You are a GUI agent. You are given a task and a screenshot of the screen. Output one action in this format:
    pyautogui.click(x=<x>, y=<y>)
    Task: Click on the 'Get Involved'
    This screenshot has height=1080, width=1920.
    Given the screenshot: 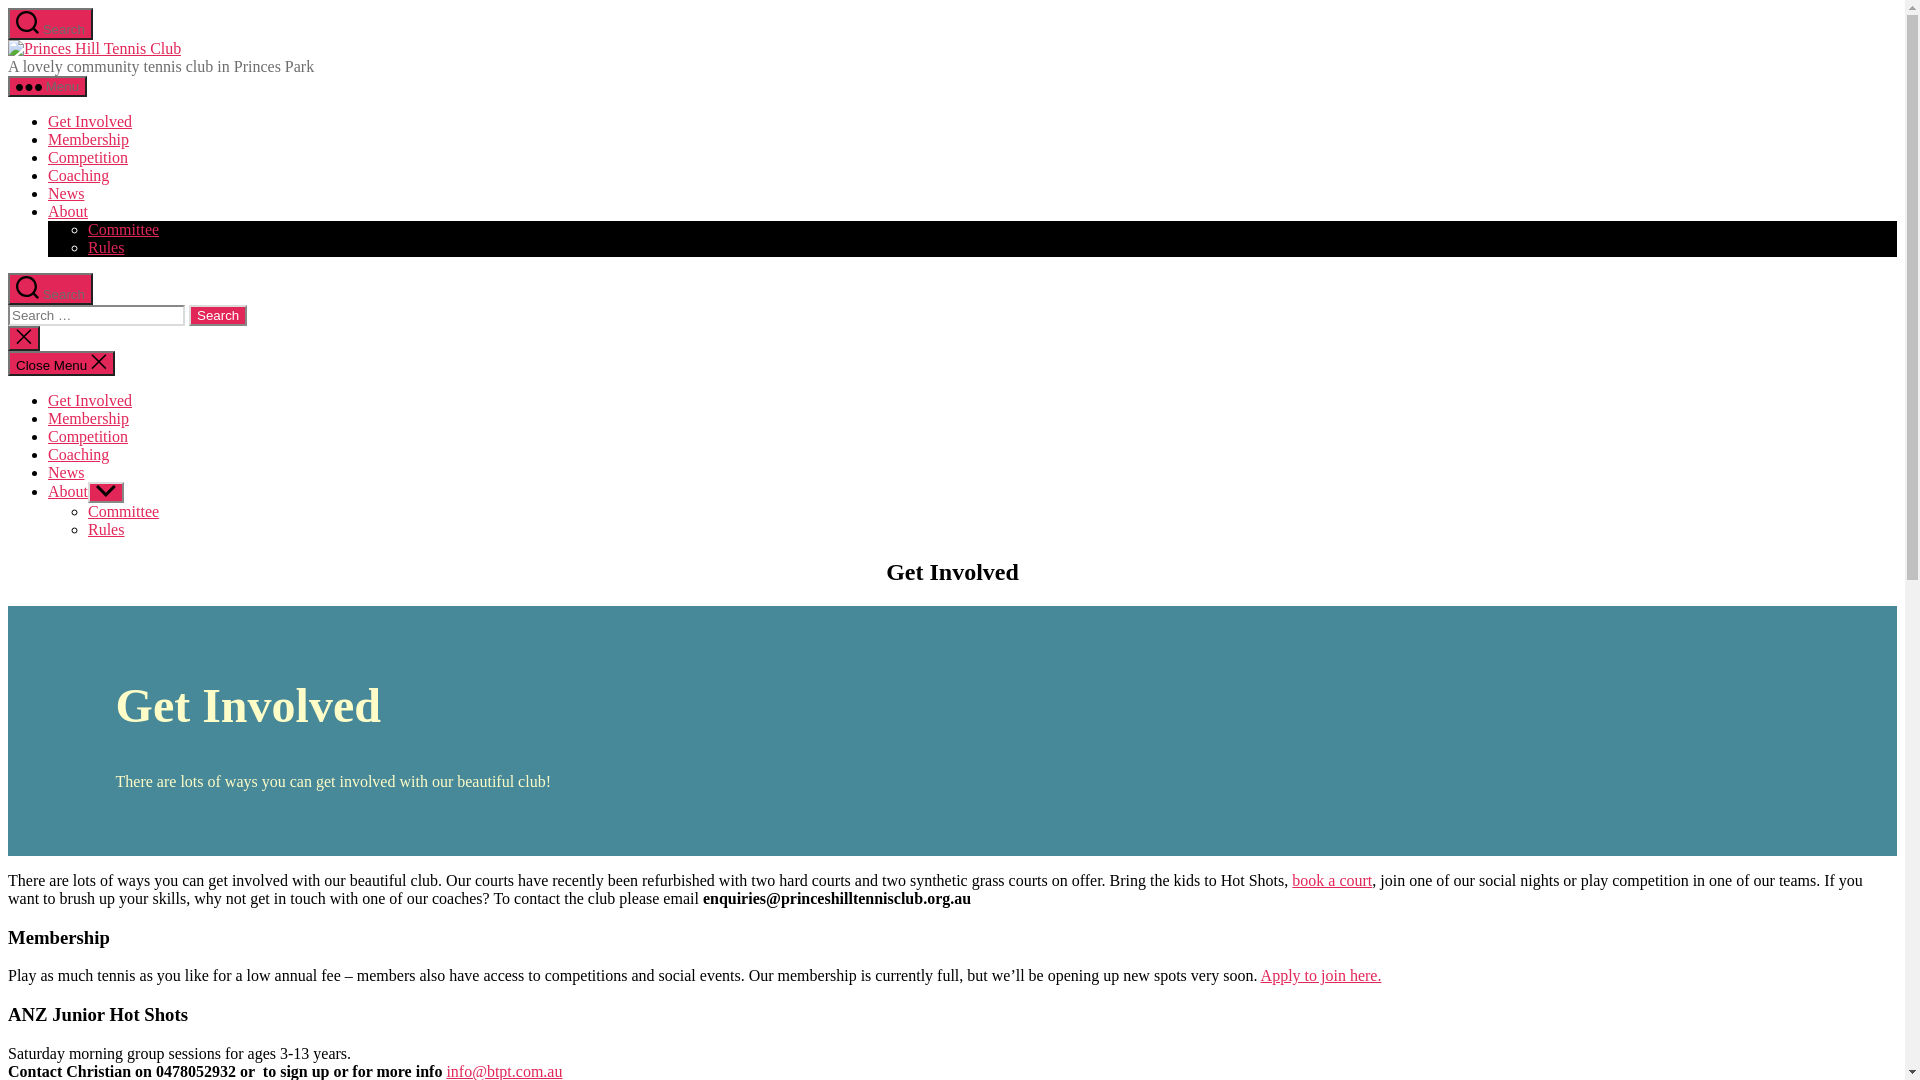 What is the action you would take?
    pyautogui.click(x=89, y=400)
    